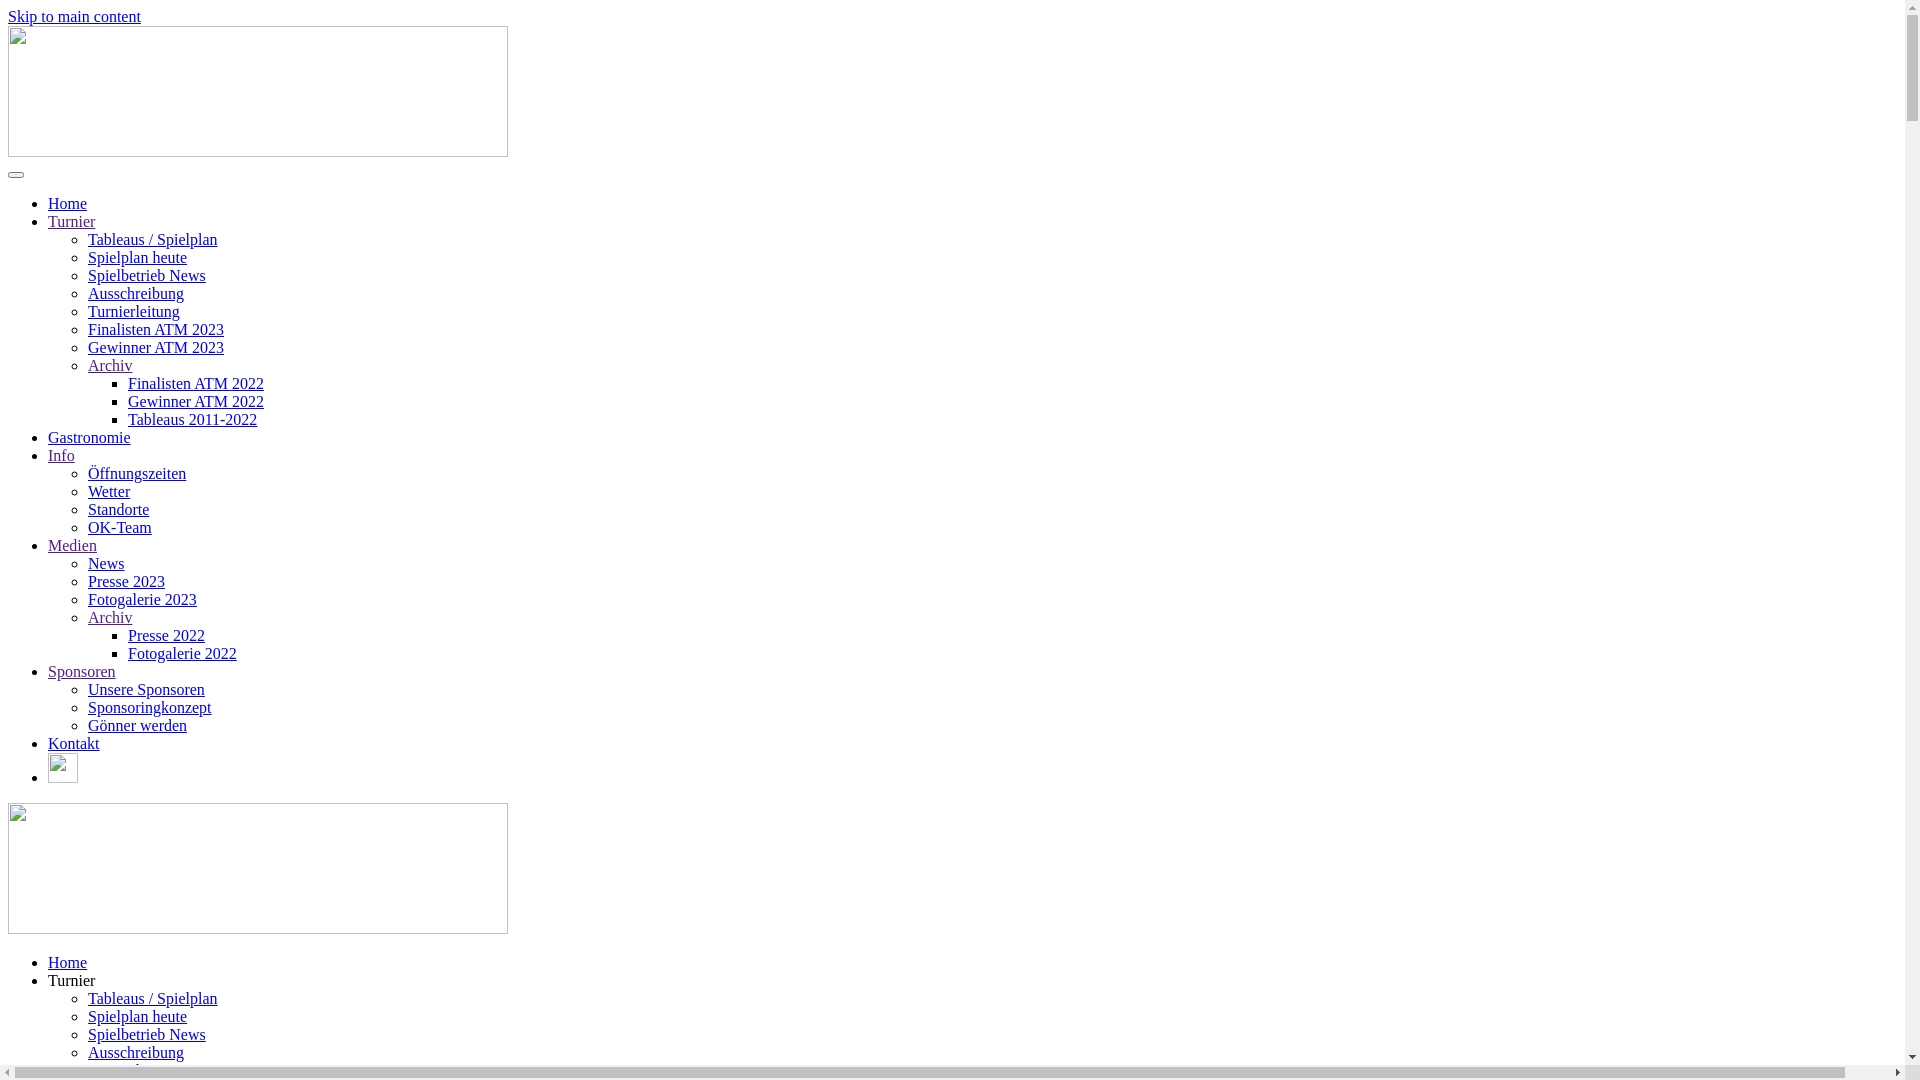 Image resolution: width=1920 pixels, height=1080 pixels. I want to click on 'Skip to main content', so click(74, 16).